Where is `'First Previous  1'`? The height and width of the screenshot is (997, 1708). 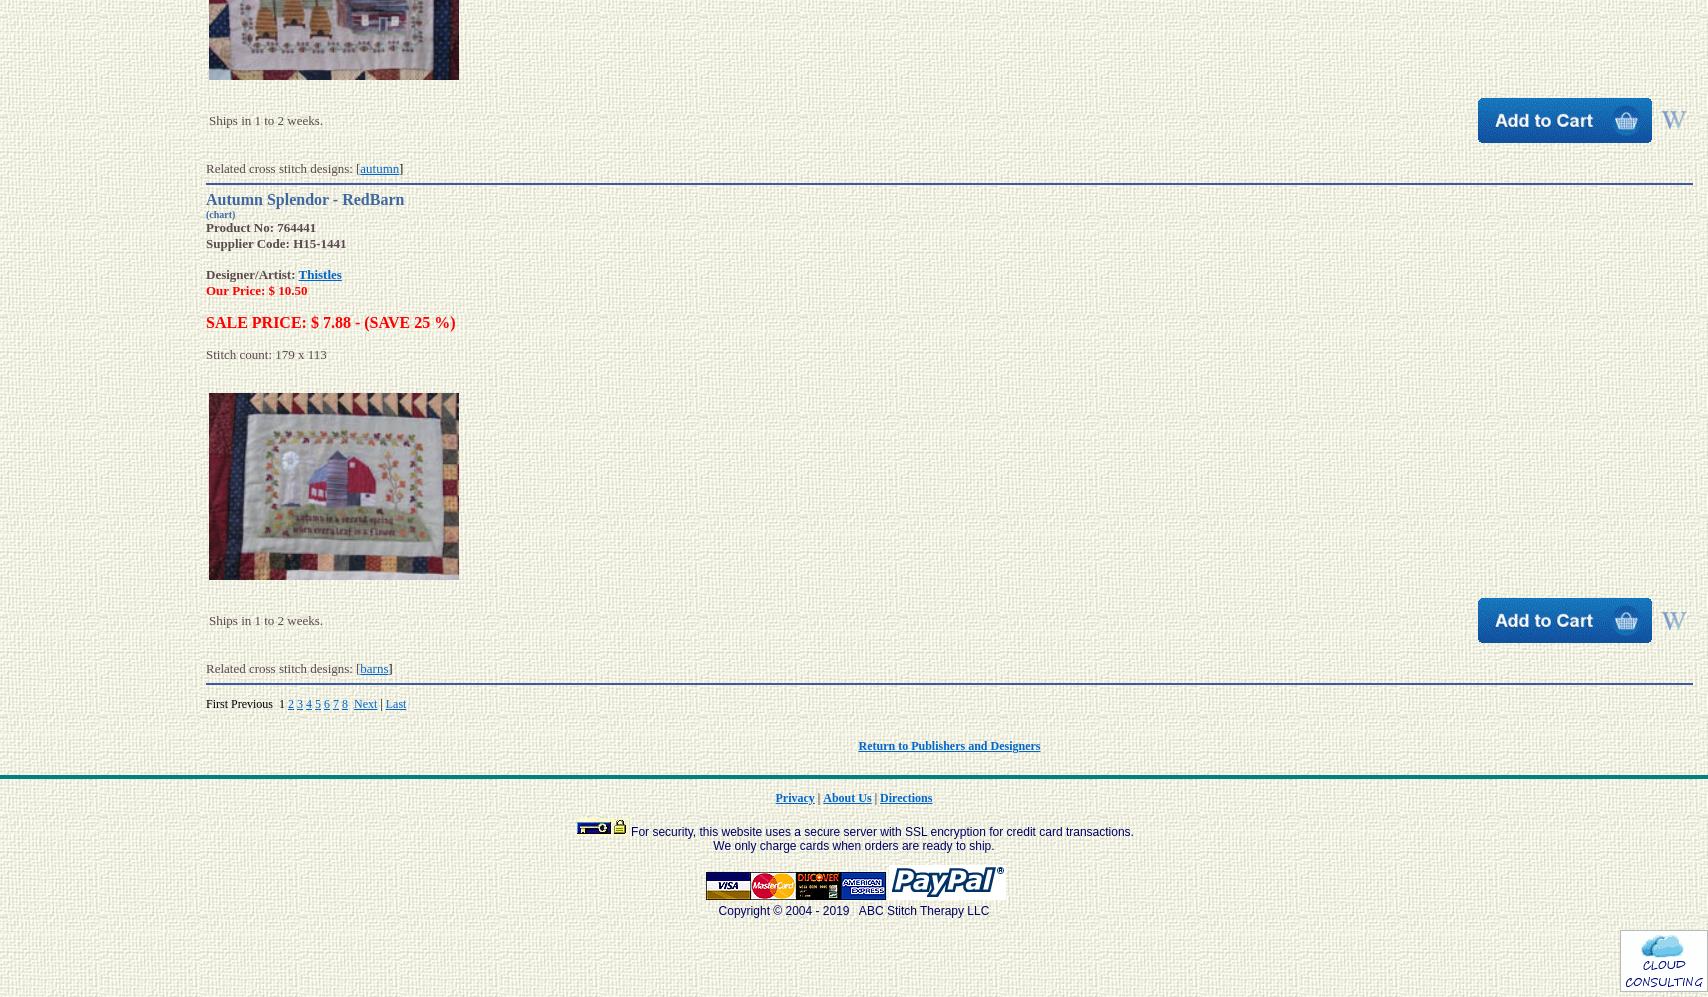
'First Previous  1' is located at coordinates (246, 702).